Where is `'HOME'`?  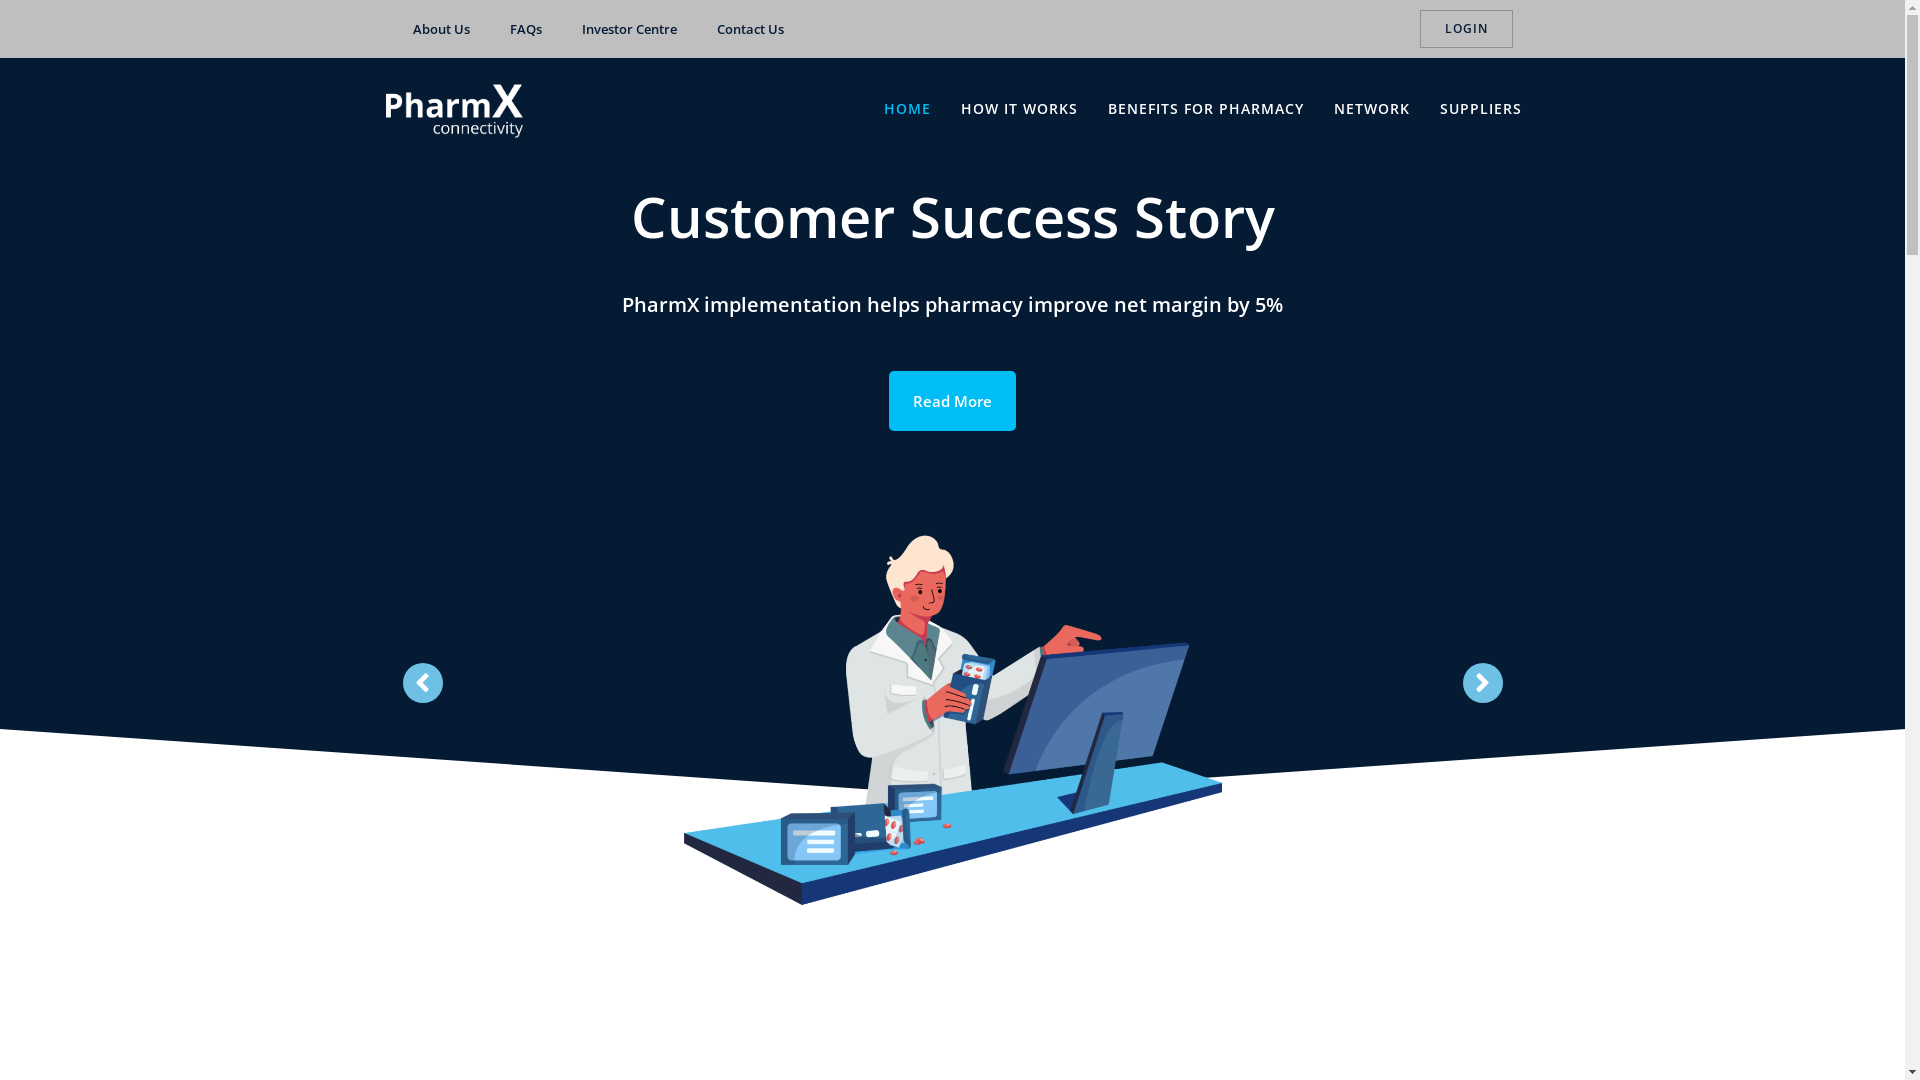 'HOME' is located at coordinates (882, 107).